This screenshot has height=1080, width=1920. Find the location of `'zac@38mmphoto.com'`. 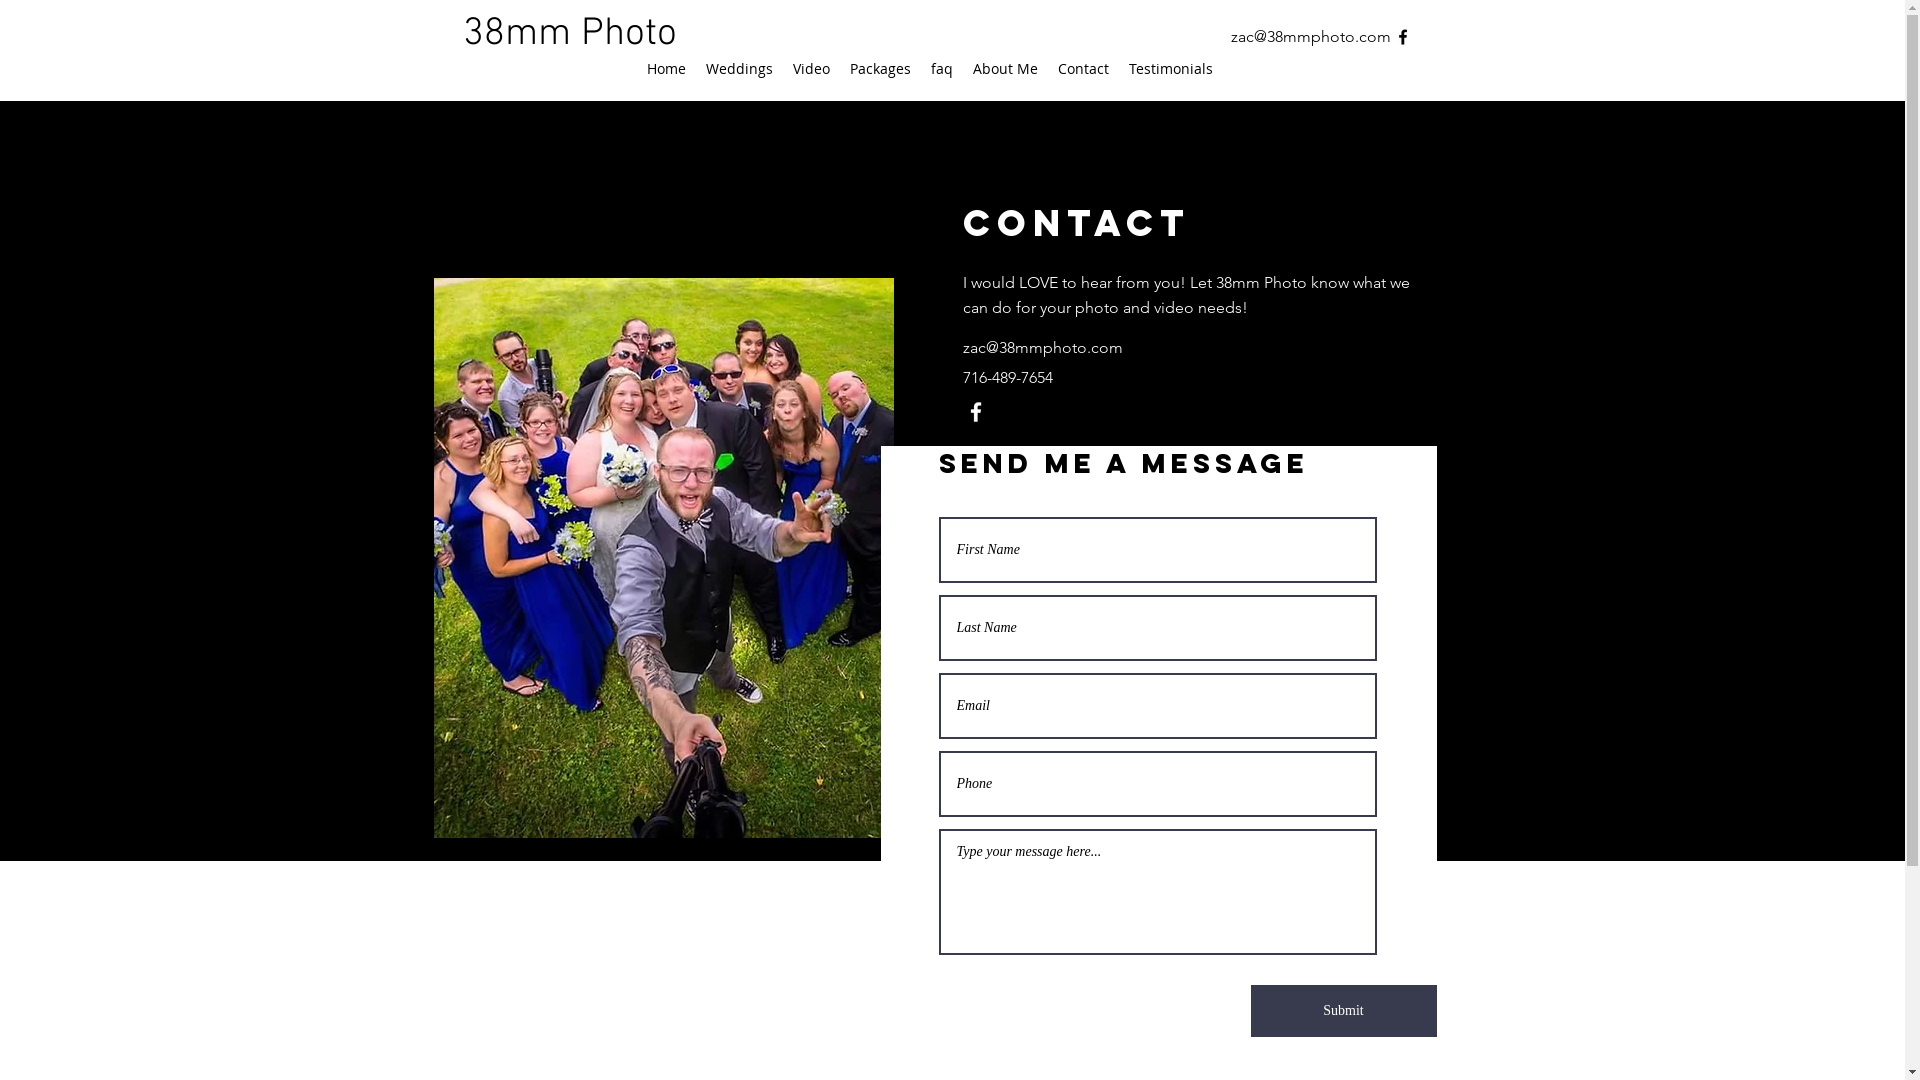

'zac@38mmphoto.com' is located at coordinates (1228, 36).